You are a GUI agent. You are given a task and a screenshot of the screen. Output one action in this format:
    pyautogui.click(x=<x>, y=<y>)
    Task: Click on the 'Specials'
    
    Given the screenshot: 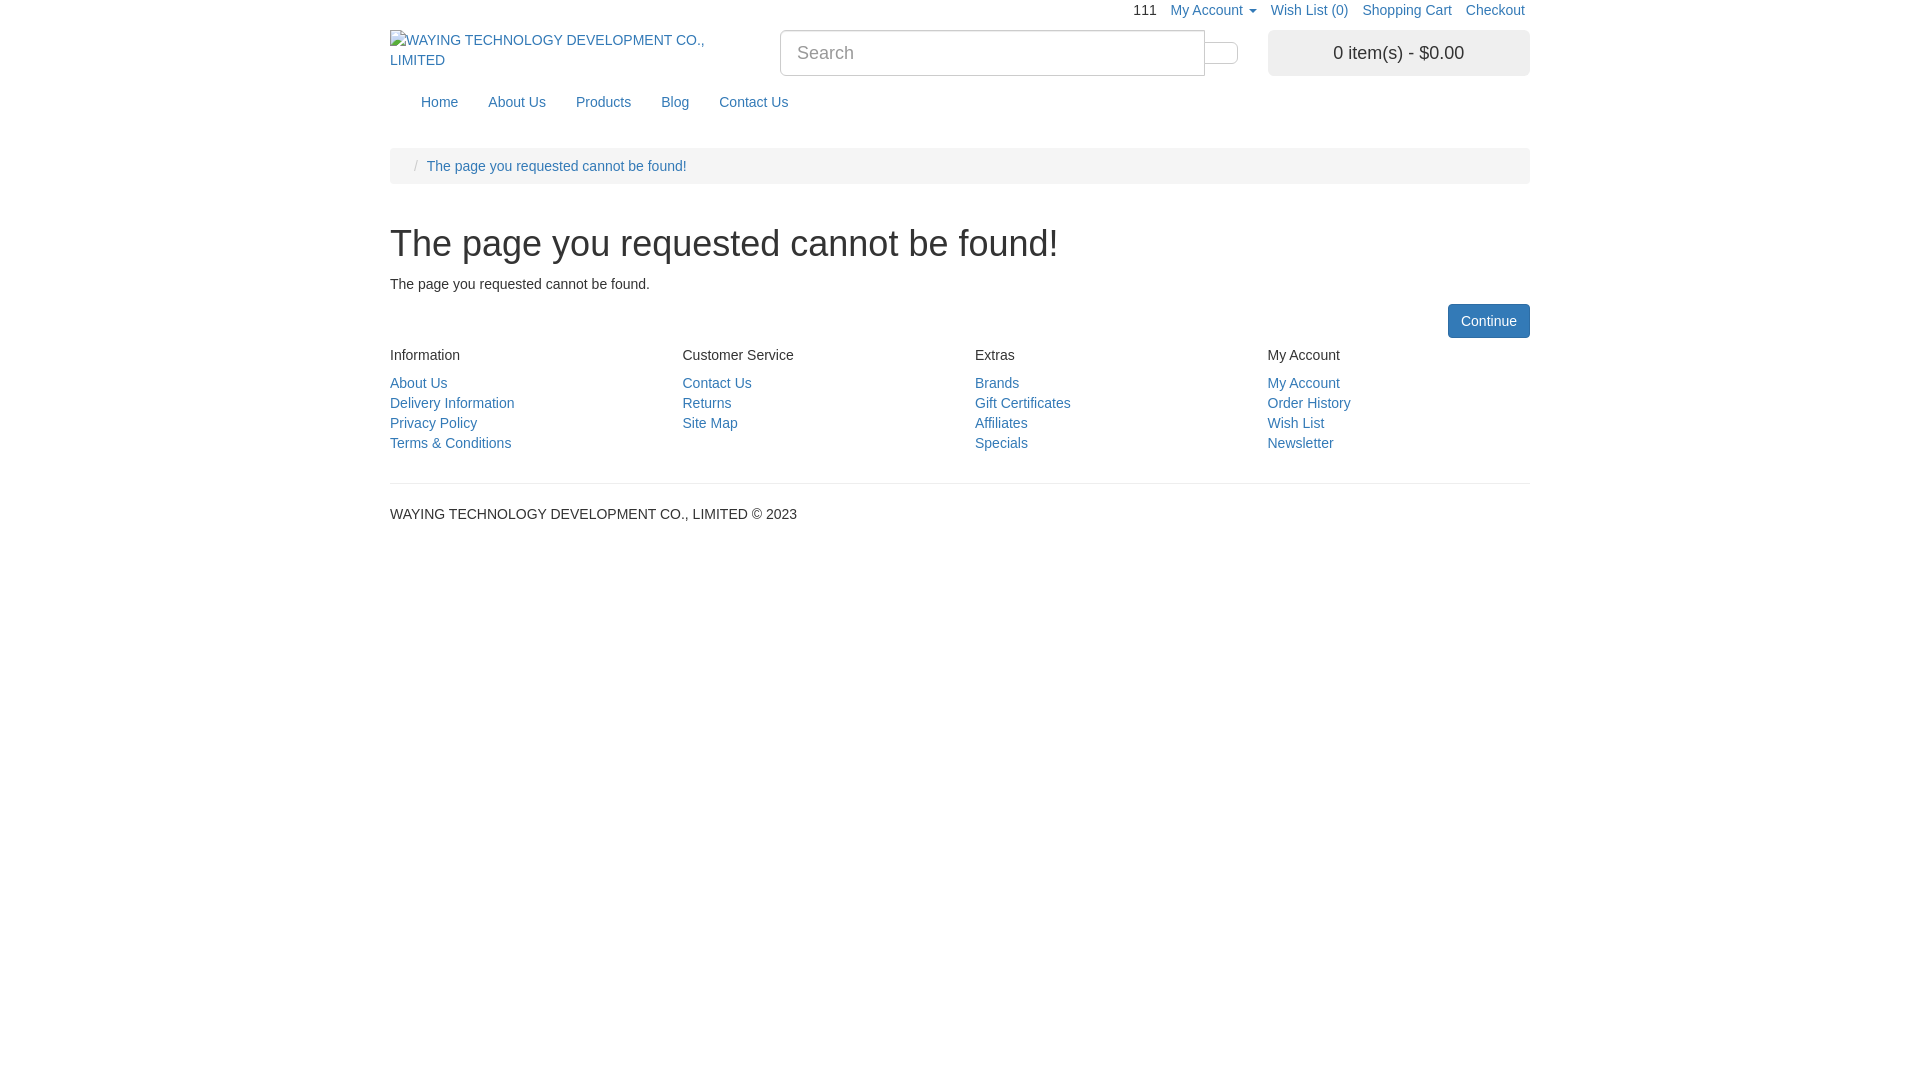 What is the action you would take?
    pyautogui.click(x=1001, y=442)
    